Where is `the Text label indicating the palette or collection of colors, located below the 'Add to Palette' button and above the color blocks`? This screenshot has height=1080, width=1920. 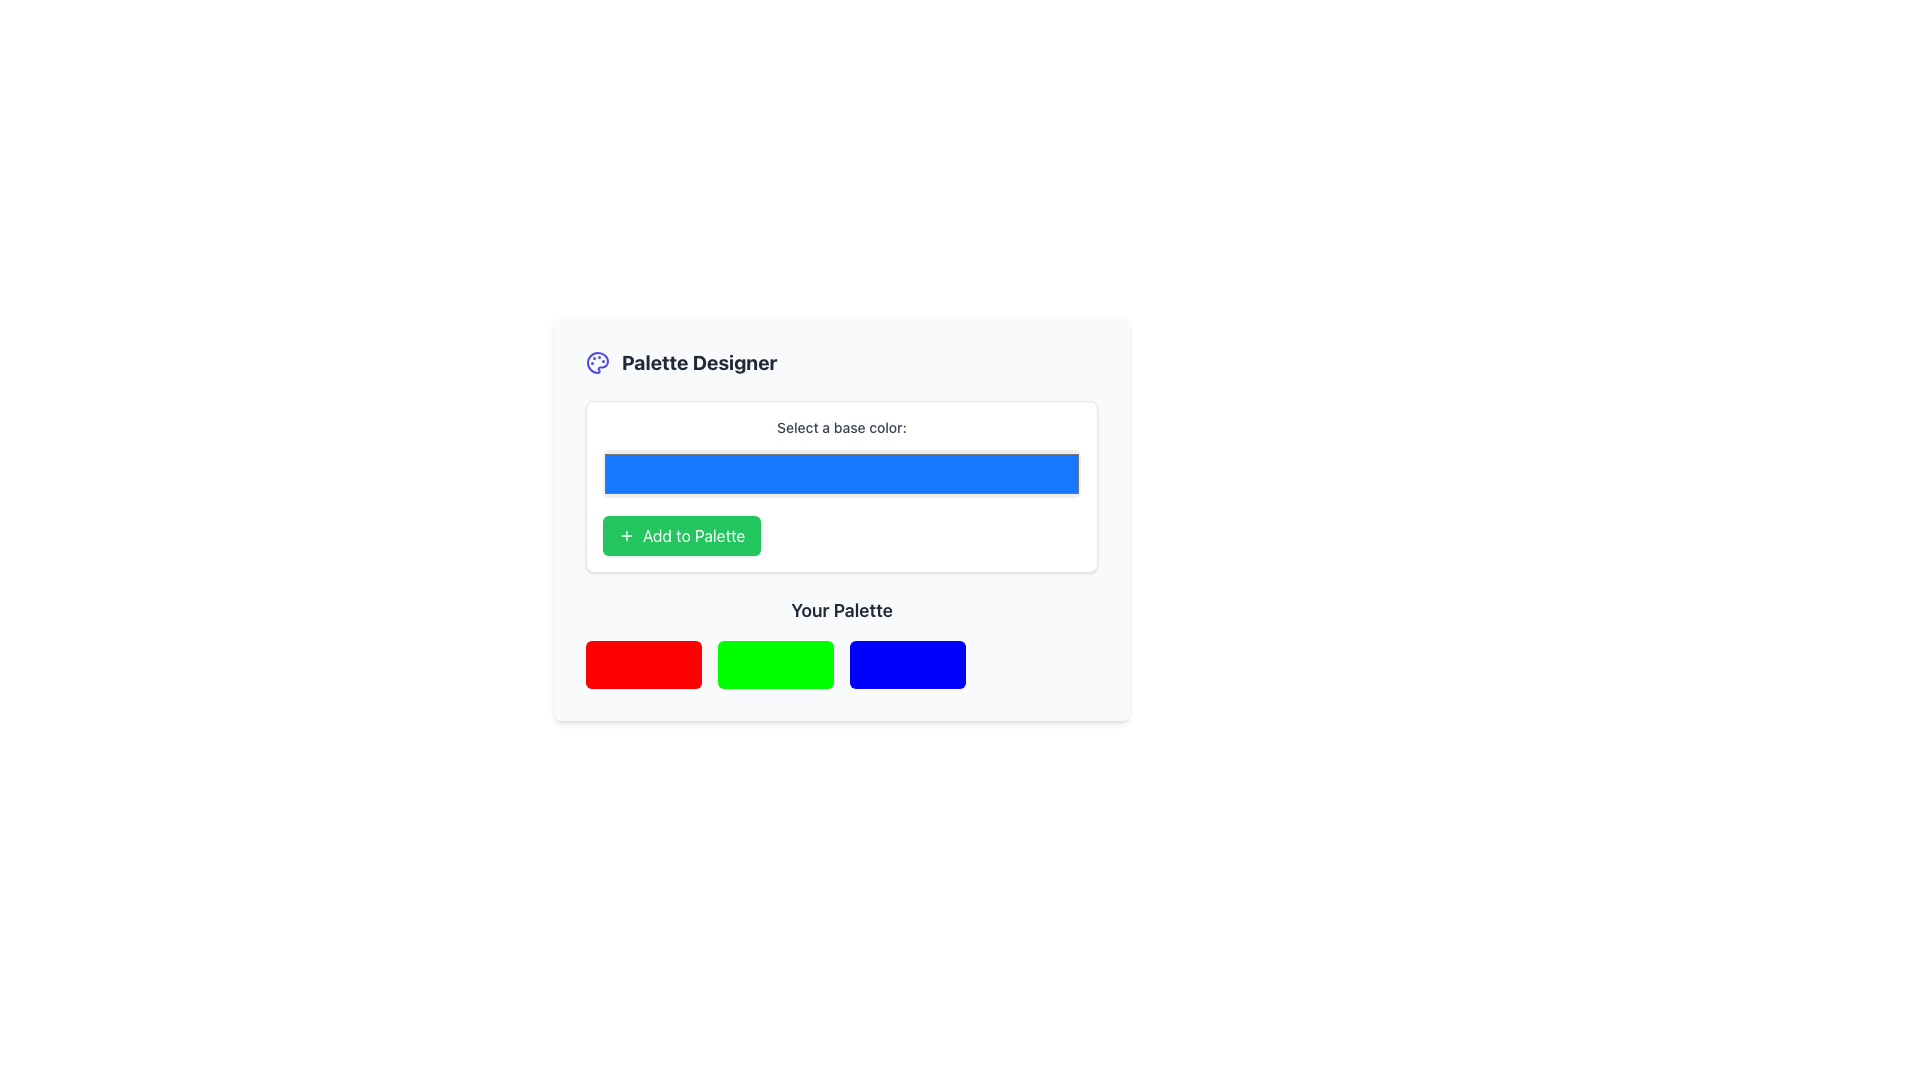
the Text label indicating the palette or collection of colors, located below the 'Add to Palette' button and above the color blocks is located at coordinates (841, 609).